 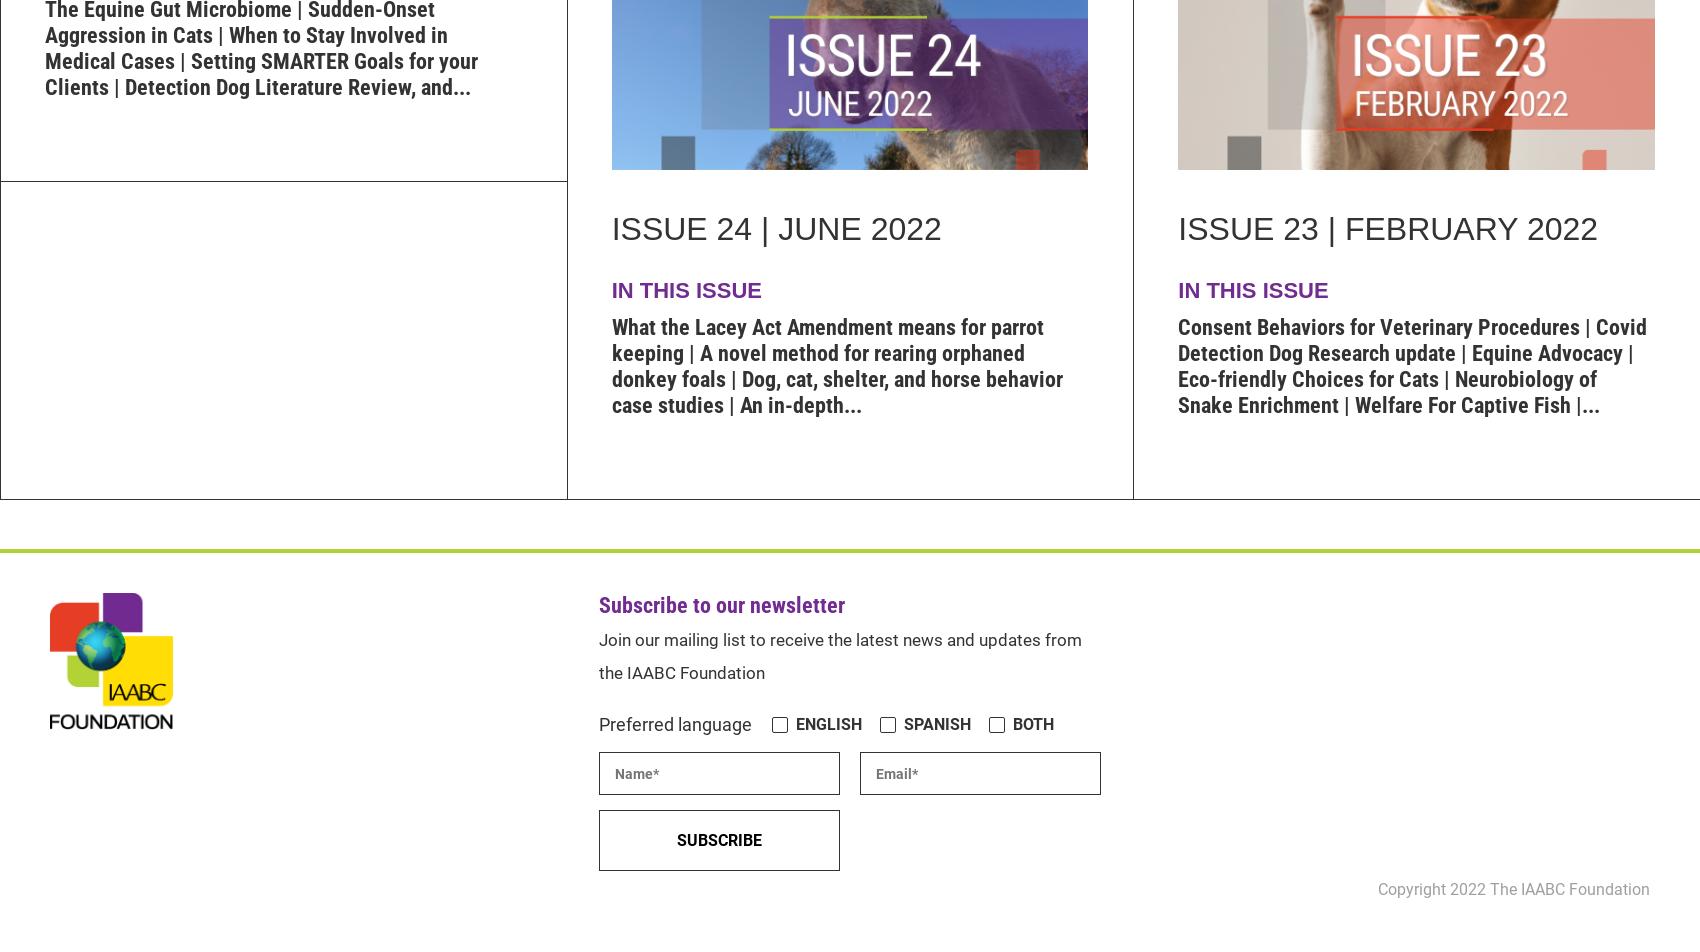 I want to click on 'Subscribe to our newsletter', so click(x=721, y=604).